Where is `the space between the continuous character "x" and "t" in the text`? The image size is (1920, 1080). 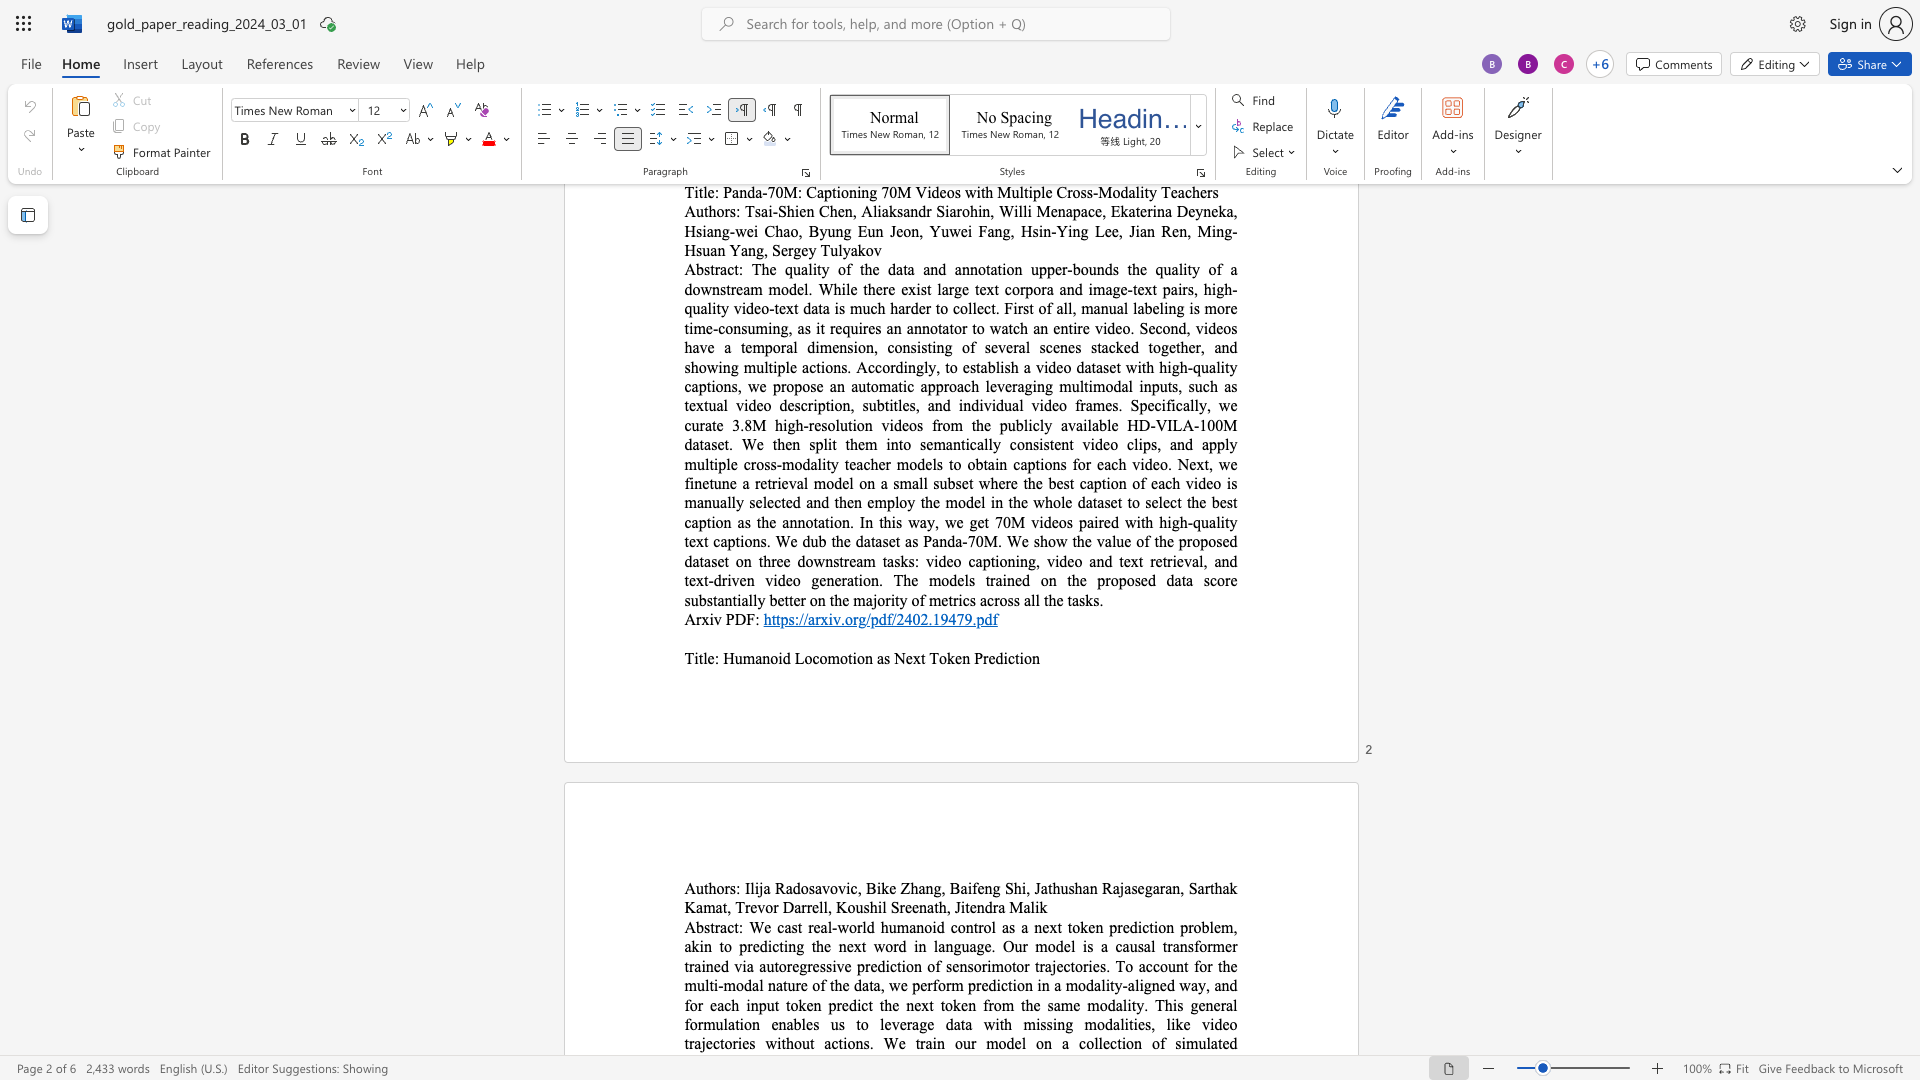 the space between the continuous character "x" and "t" in the text is located at coordinates (919, 658).